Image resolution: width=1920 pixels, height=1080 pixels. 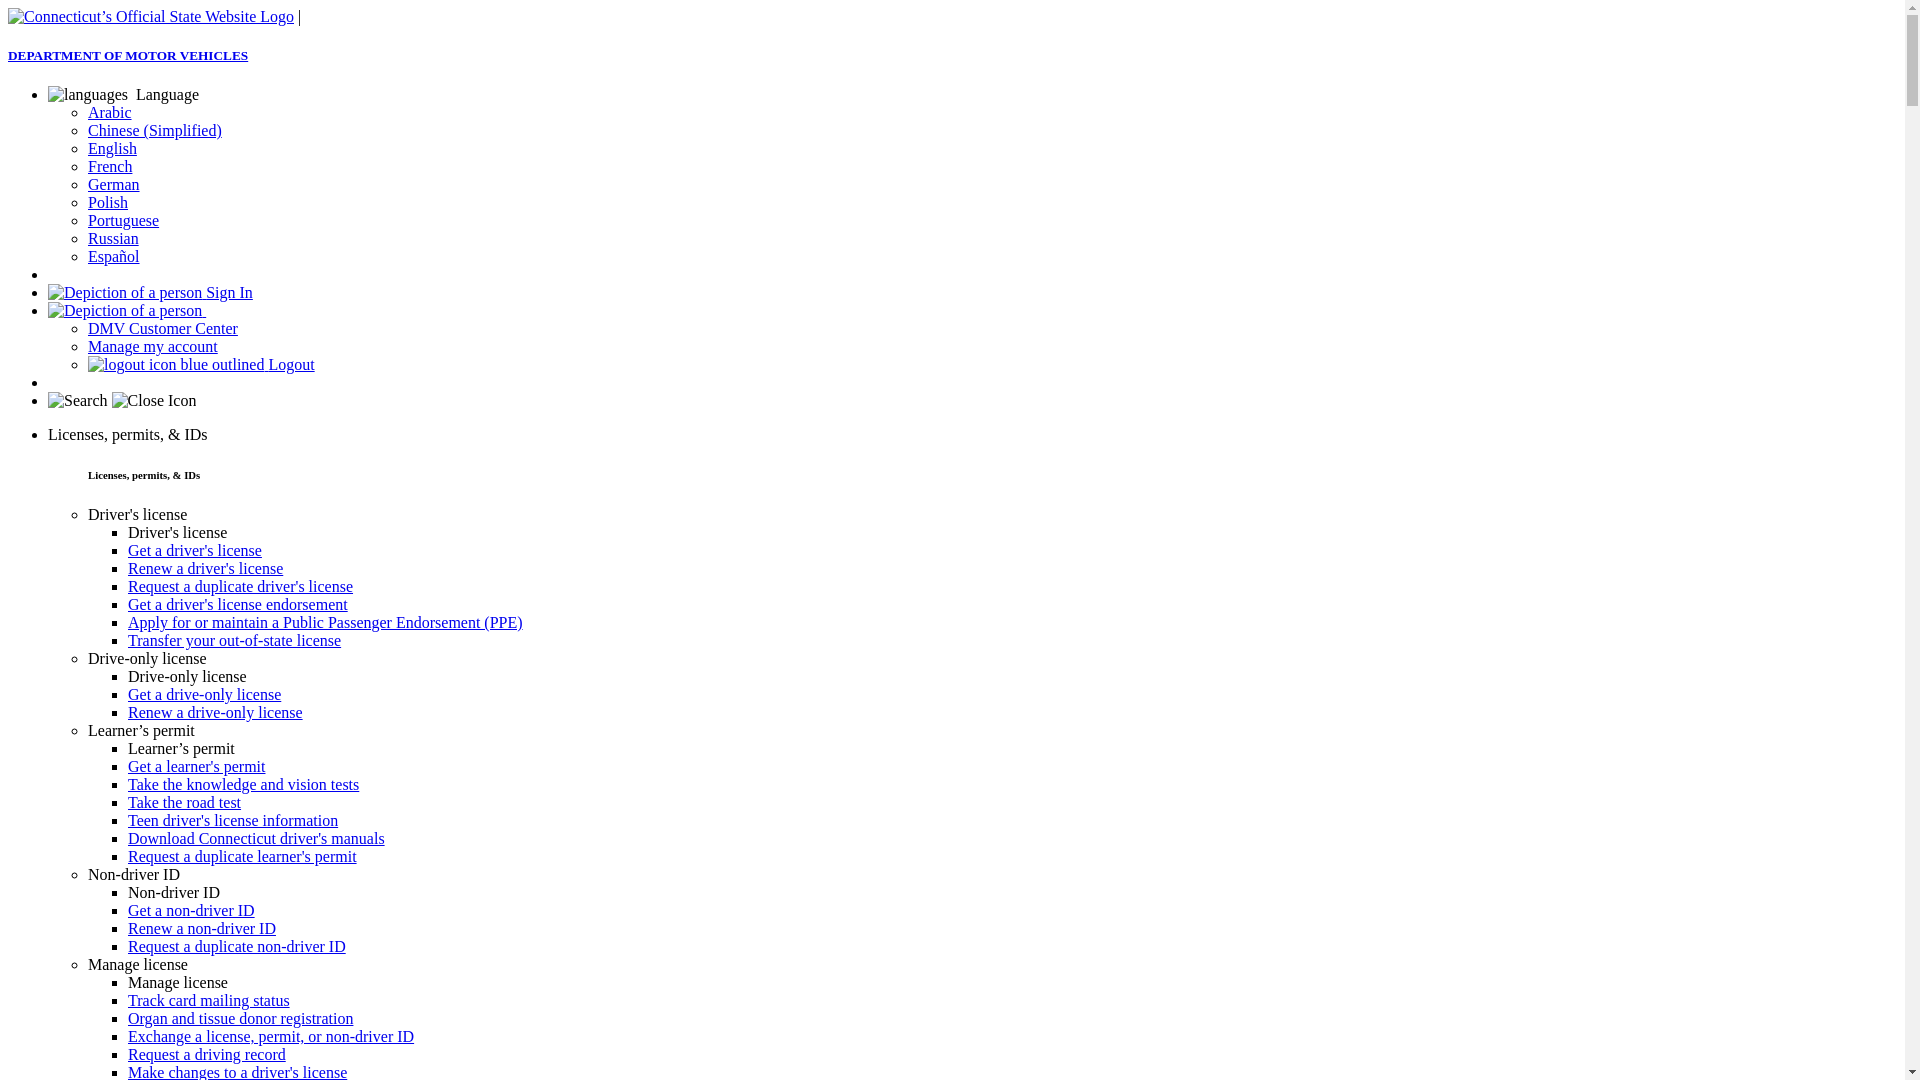 I want to click on 'Get a driver's license endorsement', so click(x=238, y=603).